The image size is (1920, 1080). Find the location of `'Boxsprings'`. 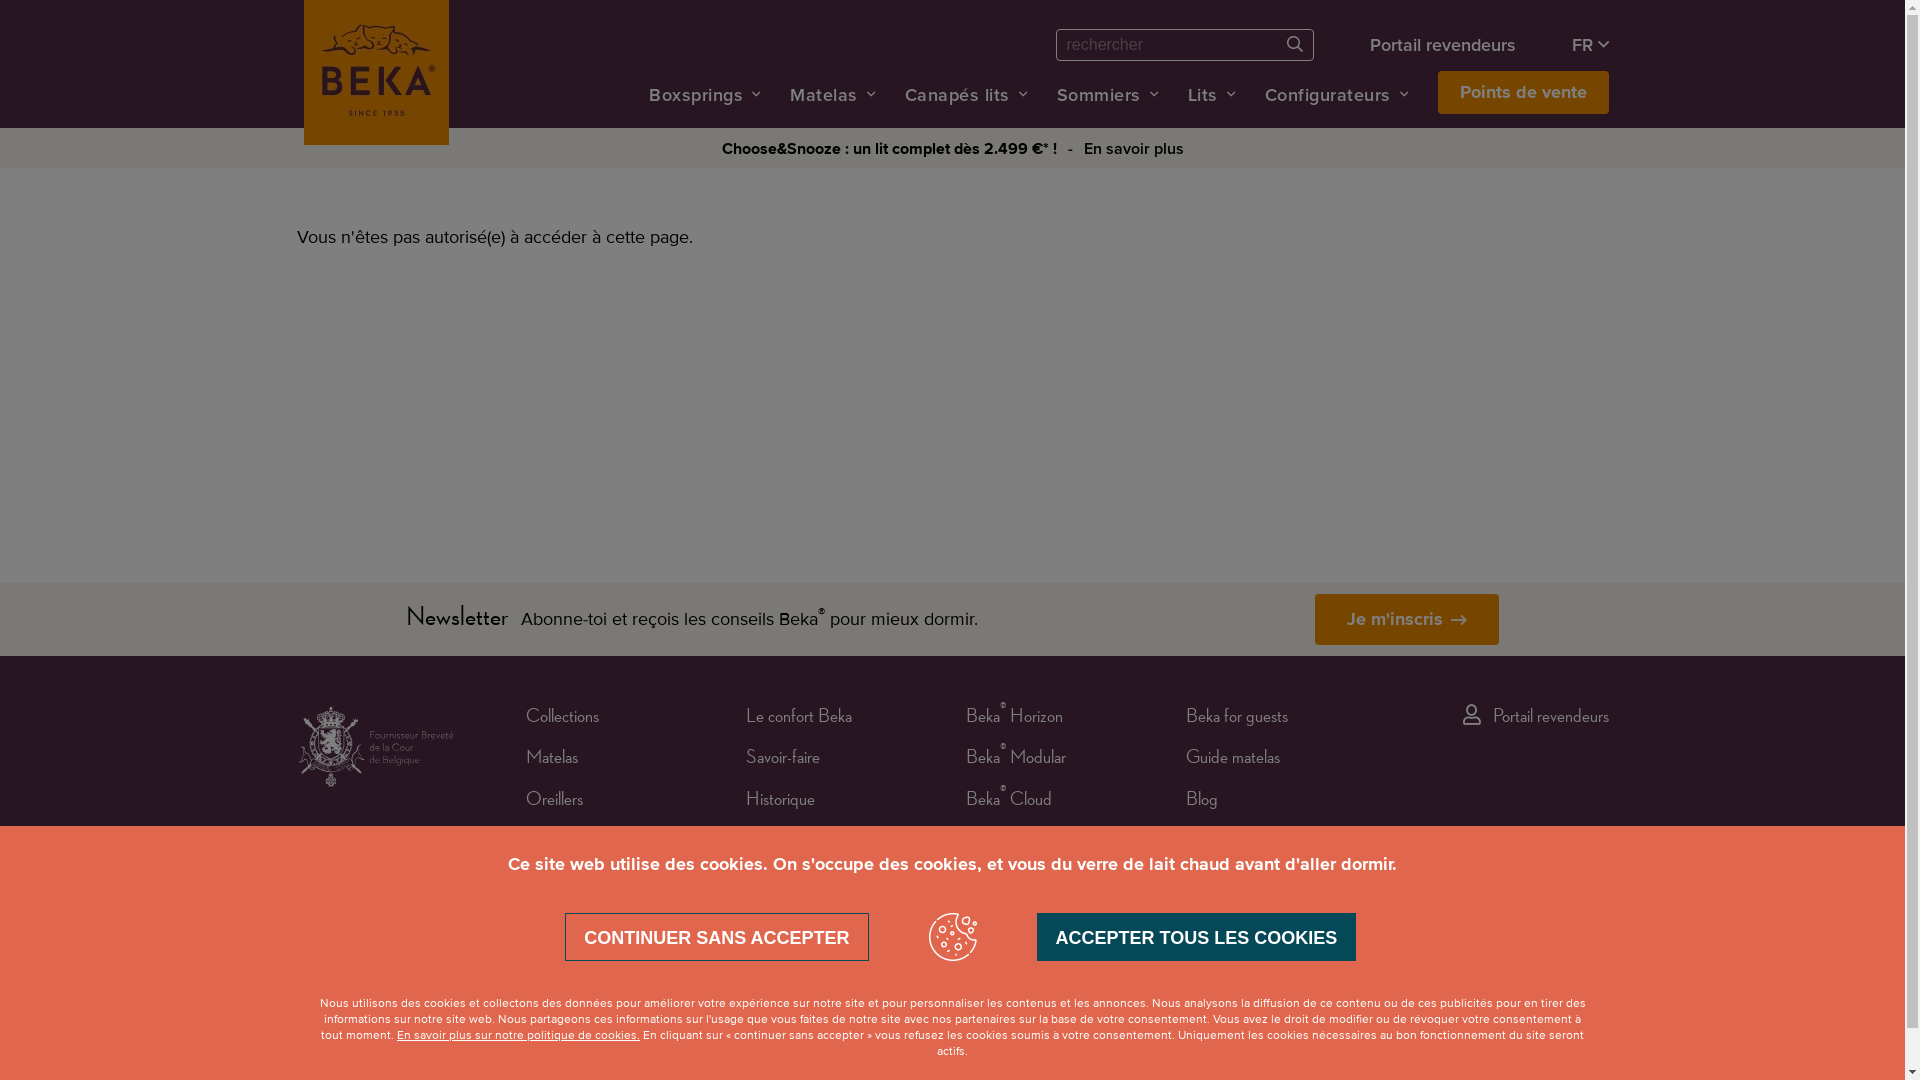

'Boxsprings' is located at coordinates (696, 94).